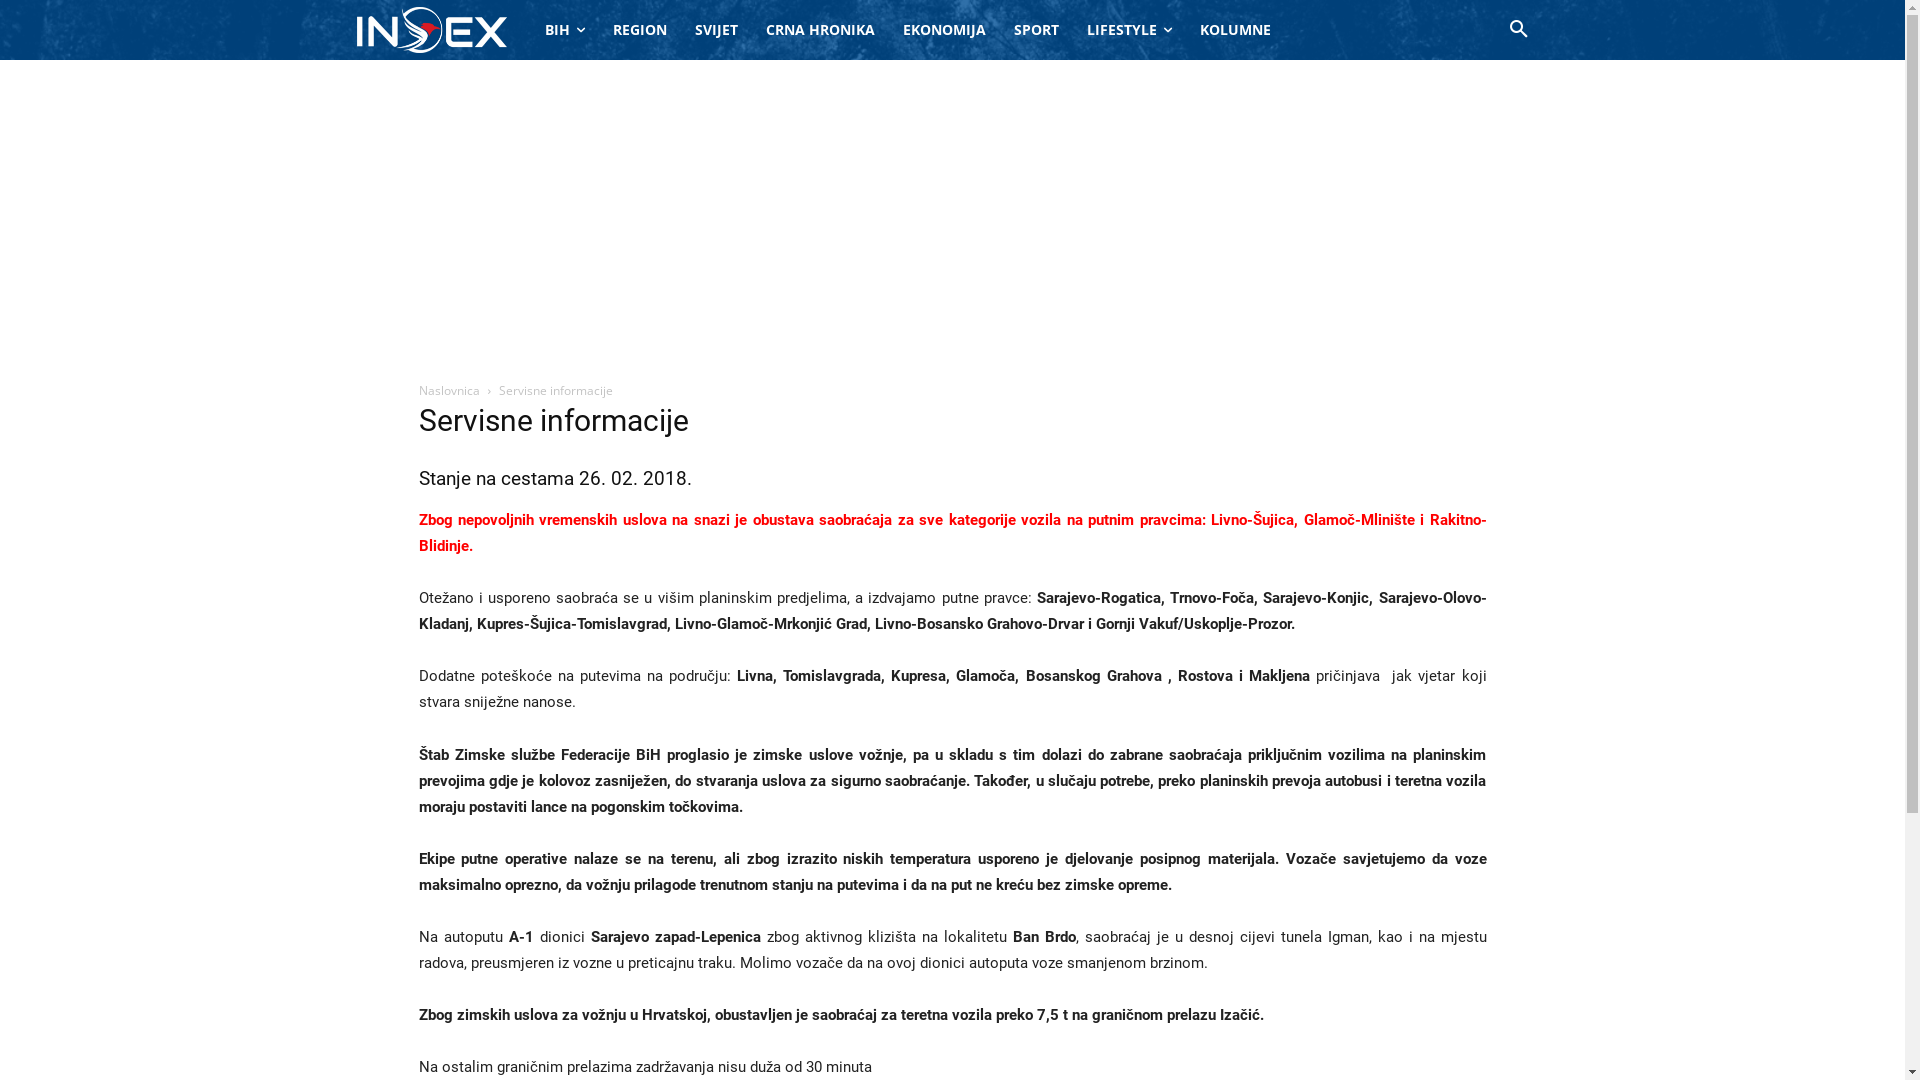 The height and width of the screenshot is (1080, 1920). Describe the element at coordinates (447, 390) in the screenshot. I see `'Naslovnica'` at that location.